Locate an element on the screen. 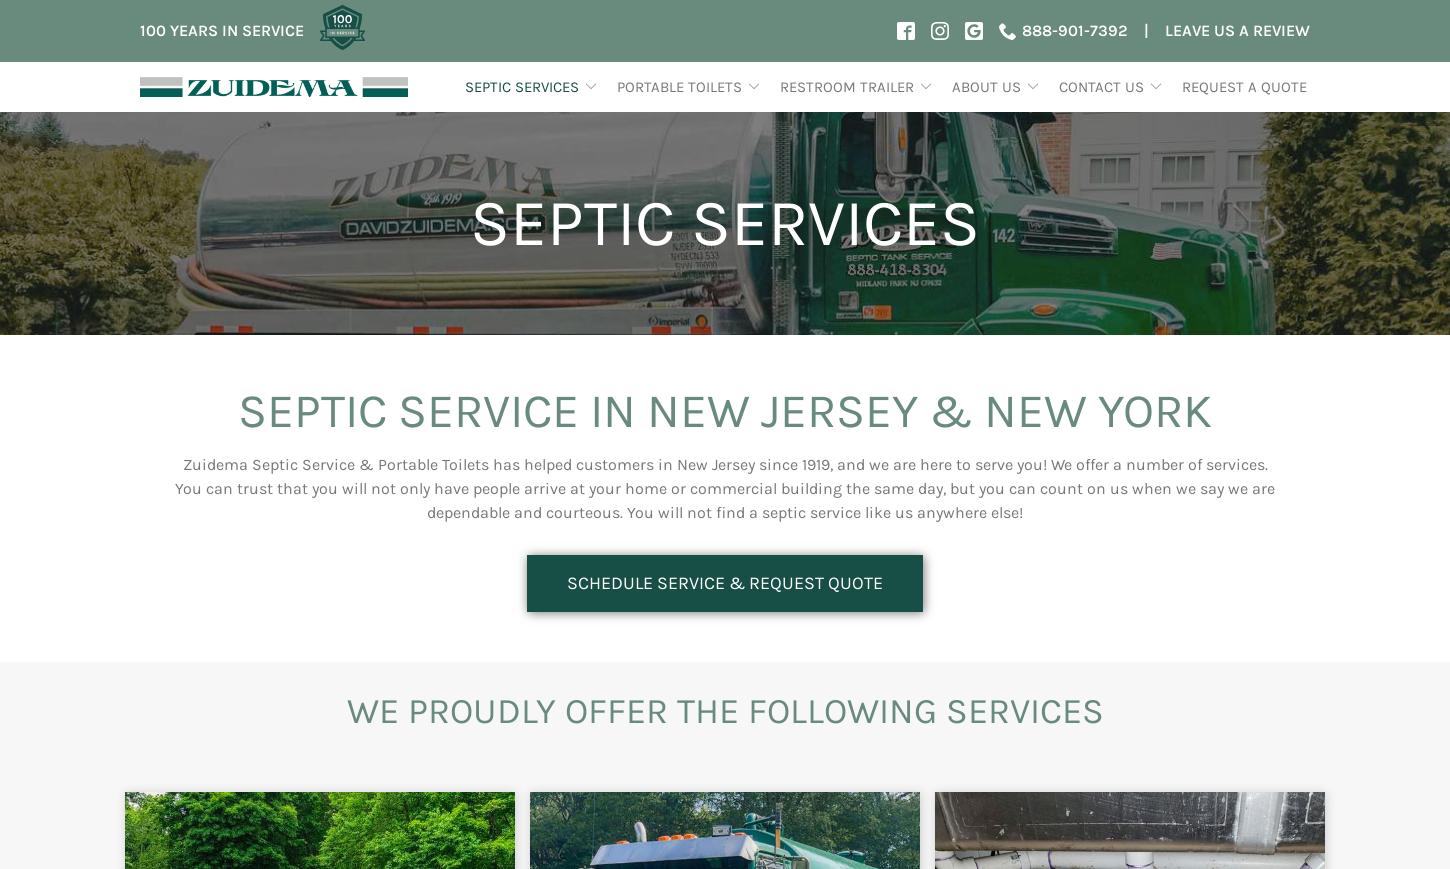 This screenshot has height=869, width=1450. 'Septic Inspections' is located at coordinates (479, 176).